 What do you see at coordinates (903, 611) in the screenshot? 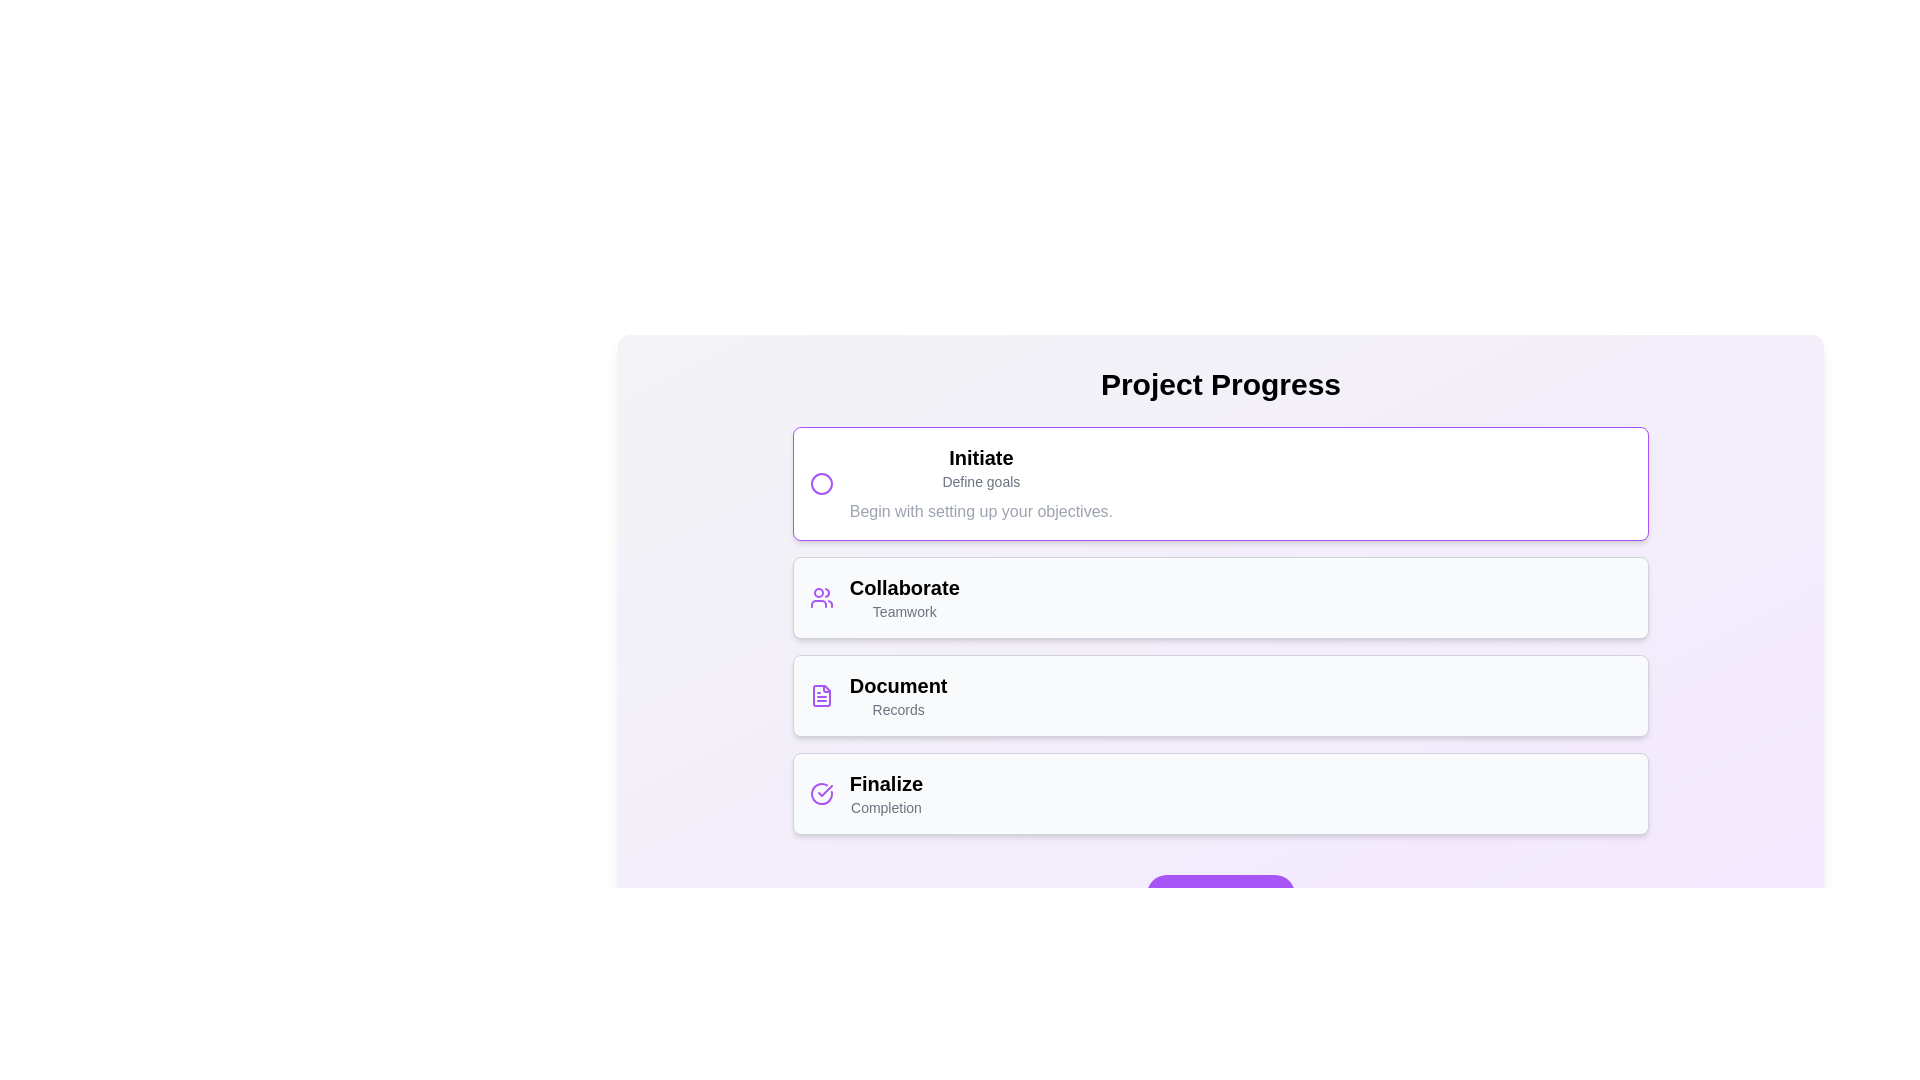
I see `the text label displaying 'Teamwork' located beneath the 'Collaborate' title within the 'Collaborate' card` at bounding box center [903, 611].